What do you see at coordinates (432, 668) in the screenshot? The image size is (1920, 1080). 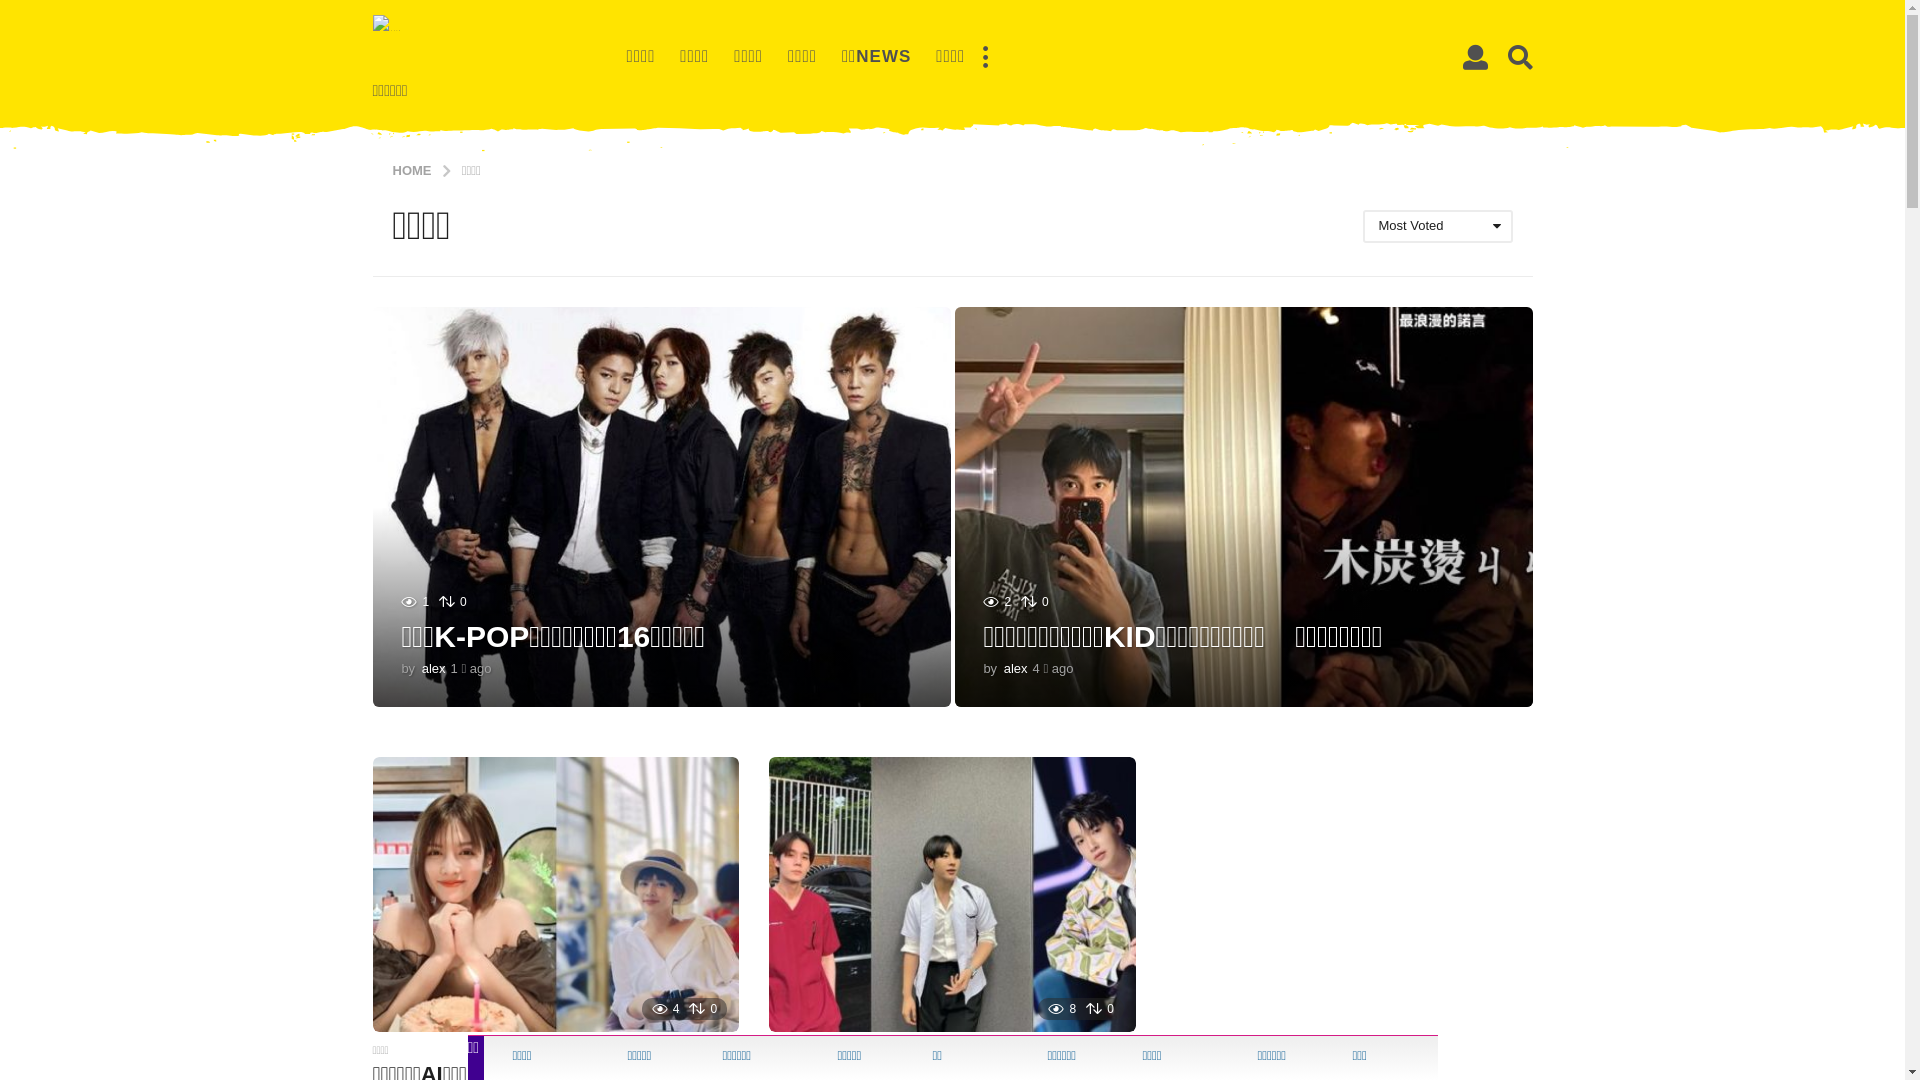 I see `'alex'` at bounding box center [432, 668].